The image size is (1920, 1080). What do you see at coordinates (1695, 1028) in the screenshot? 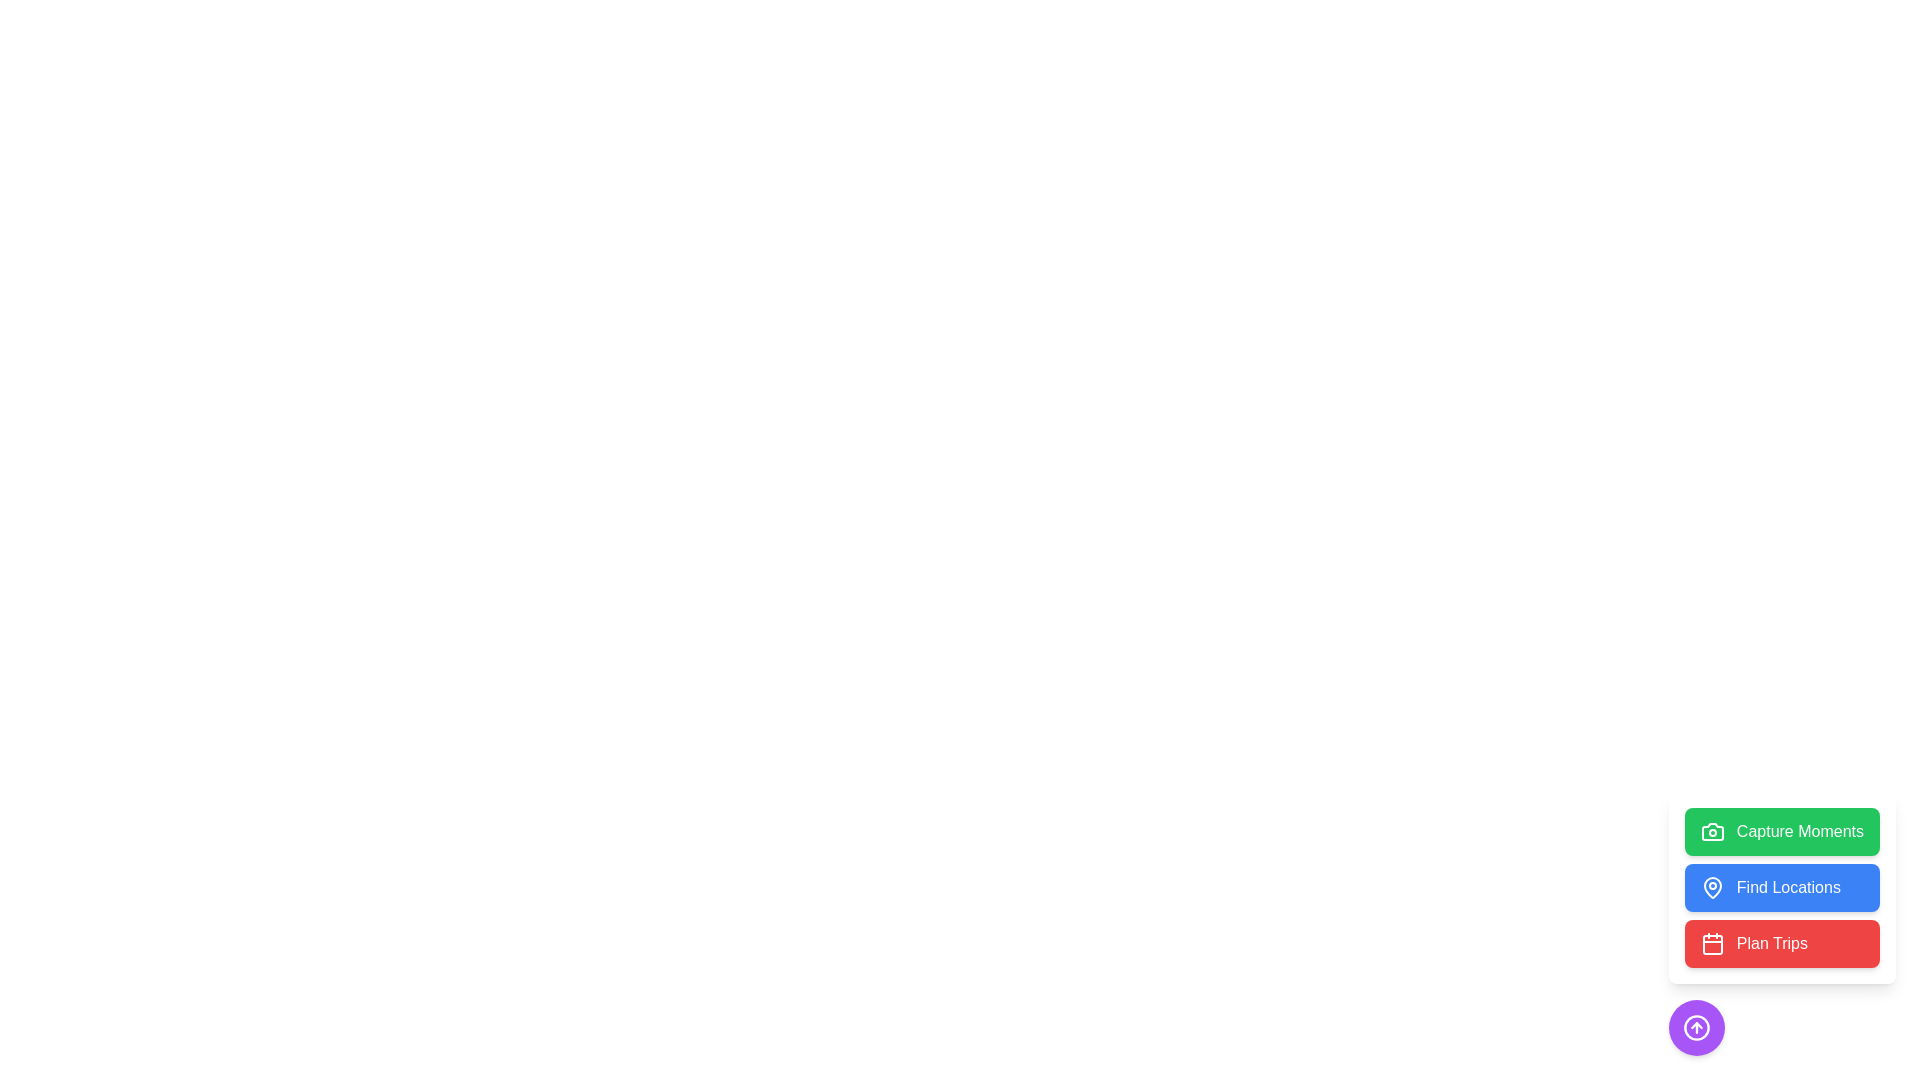
I see `floating action button to toggle the menu visibility` at bounding box center [1695, 1028].